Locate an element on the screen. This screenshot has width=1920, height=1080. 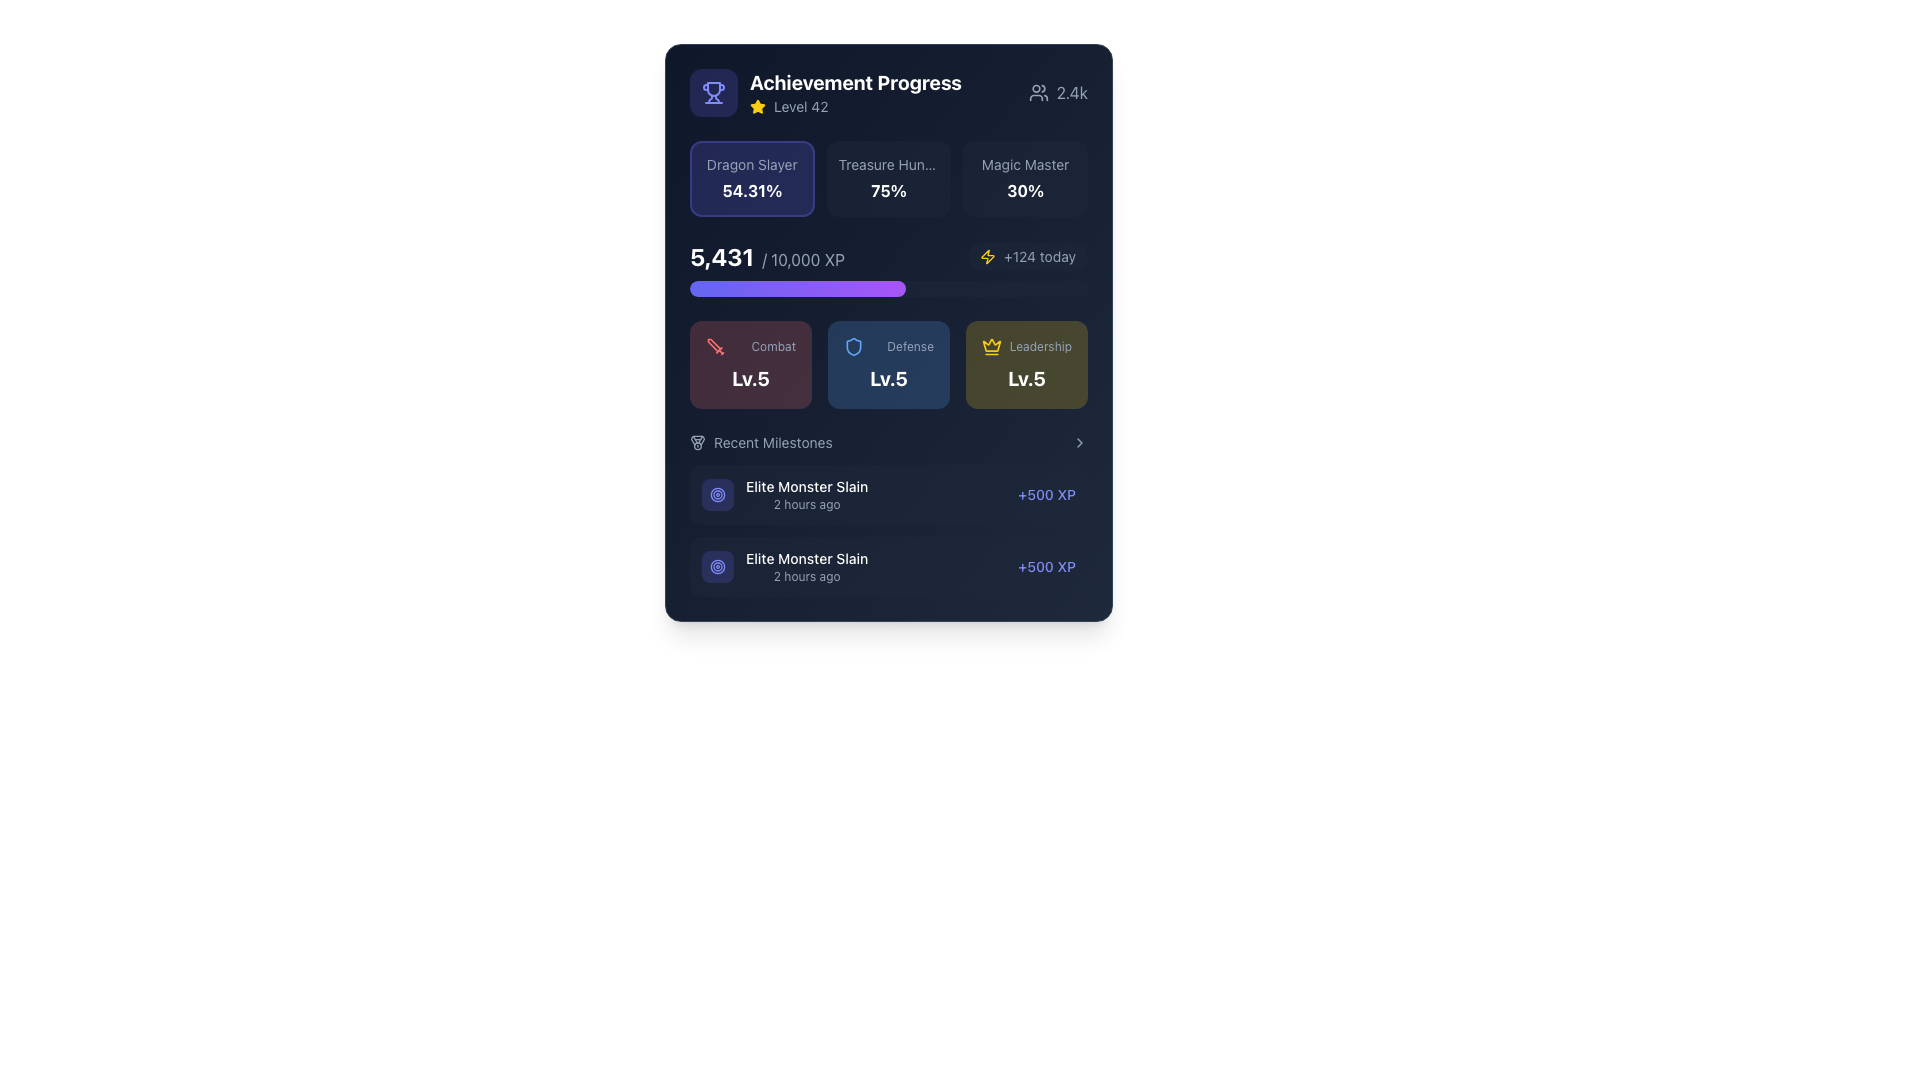
text content of the percentage value associated with the 'Dragon Slayer' label, which indicates a progress or achievement metric is located at coordinates (751, 191).